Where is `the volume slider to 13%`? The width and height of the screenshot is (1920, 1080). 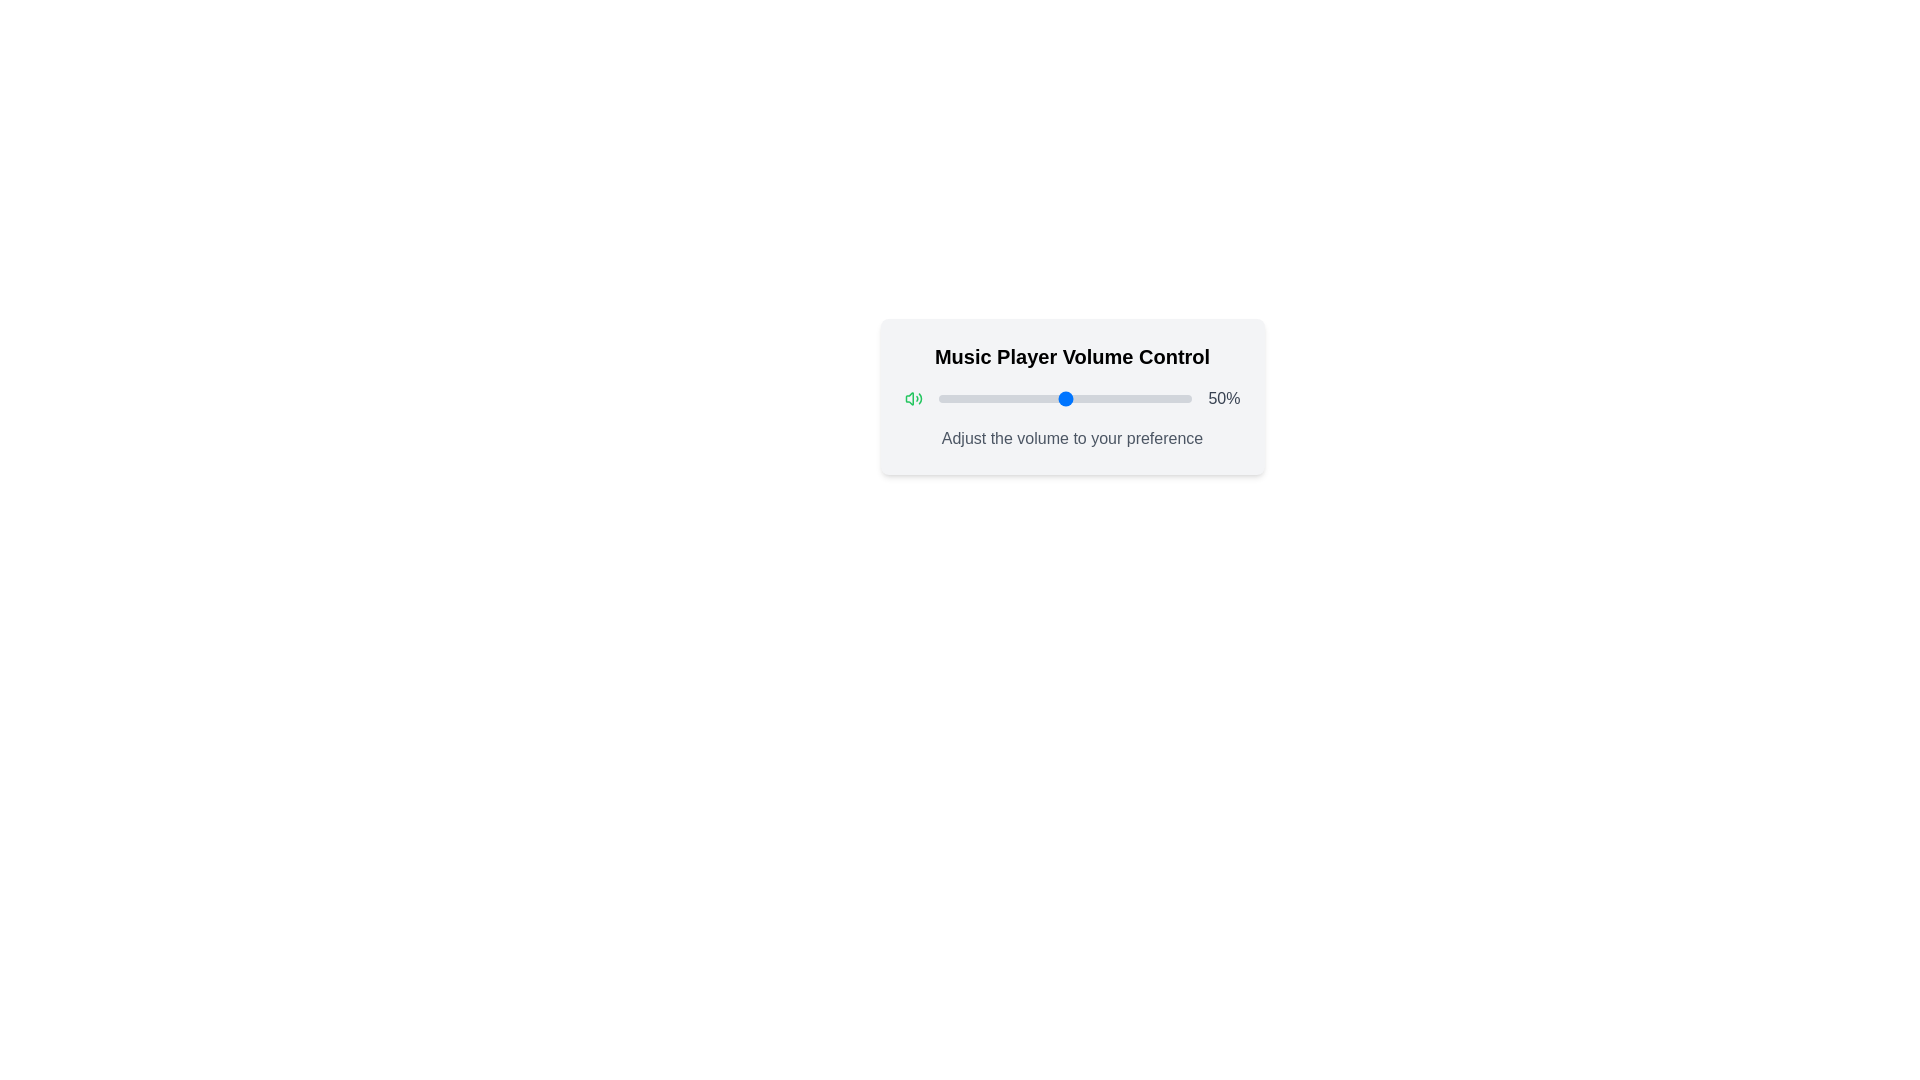 the volume slider to 13% is located at coordinates (971, 398).